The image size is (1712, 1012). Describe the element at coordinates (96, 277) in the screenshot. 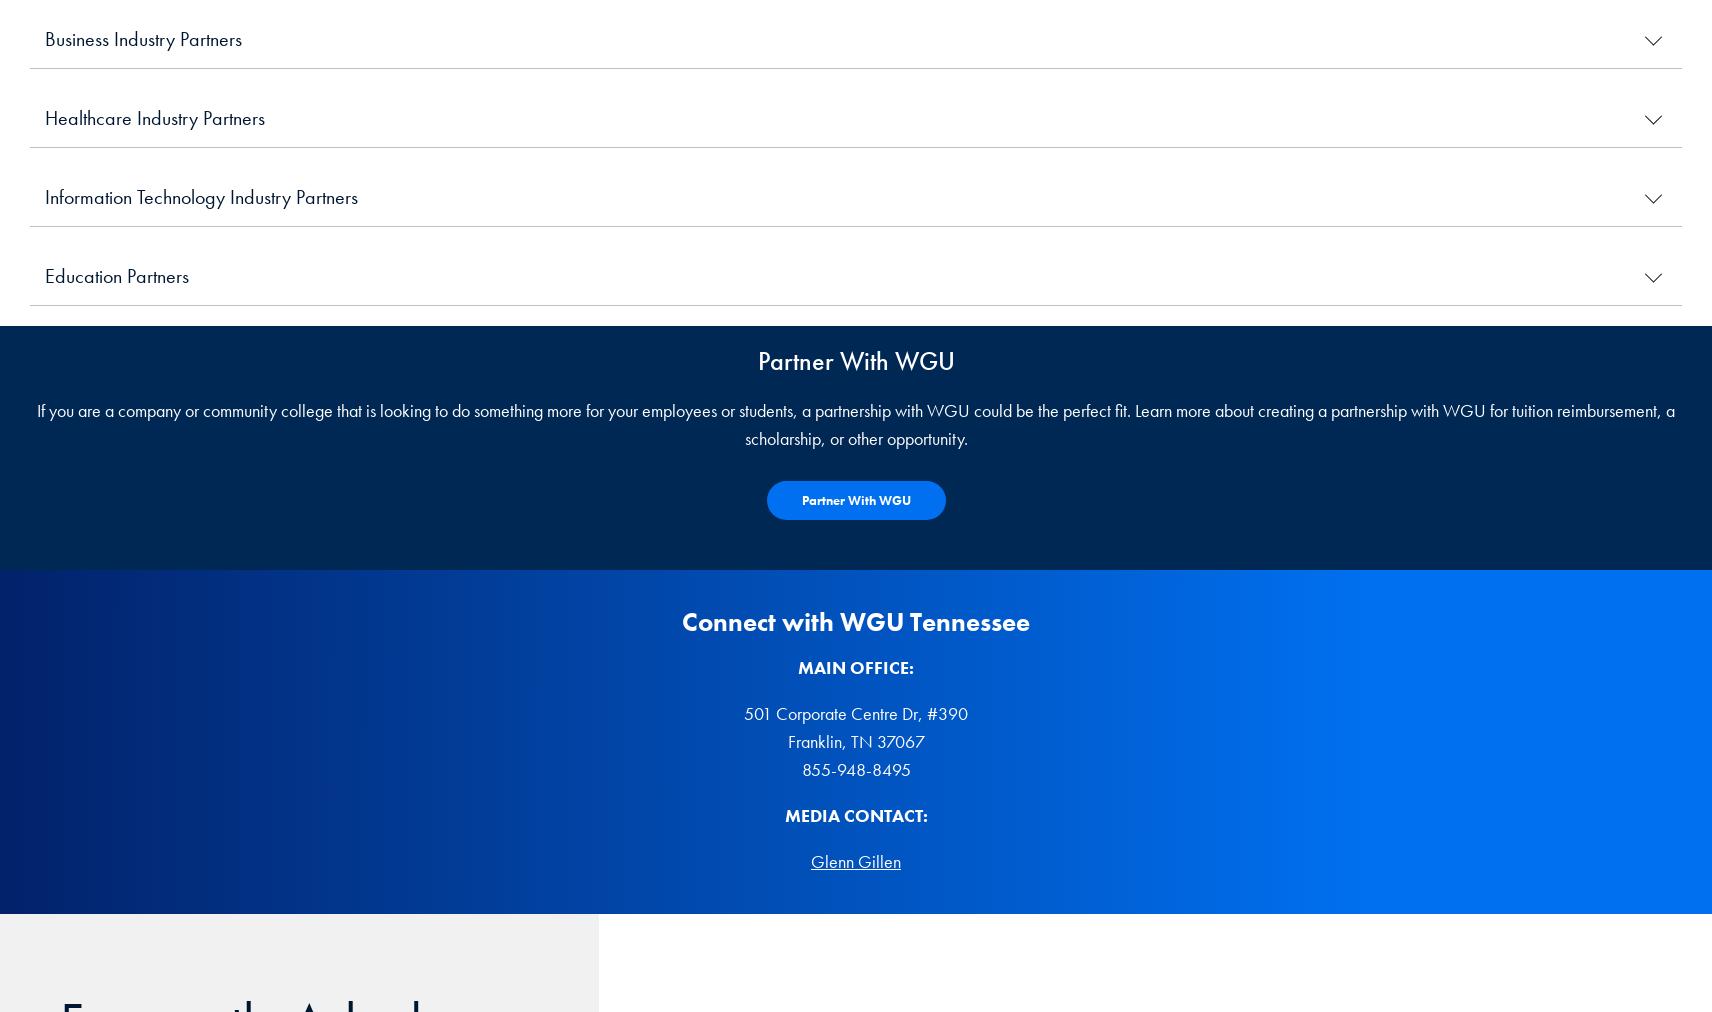

I see `'Fifth Third Bank'` at that location.